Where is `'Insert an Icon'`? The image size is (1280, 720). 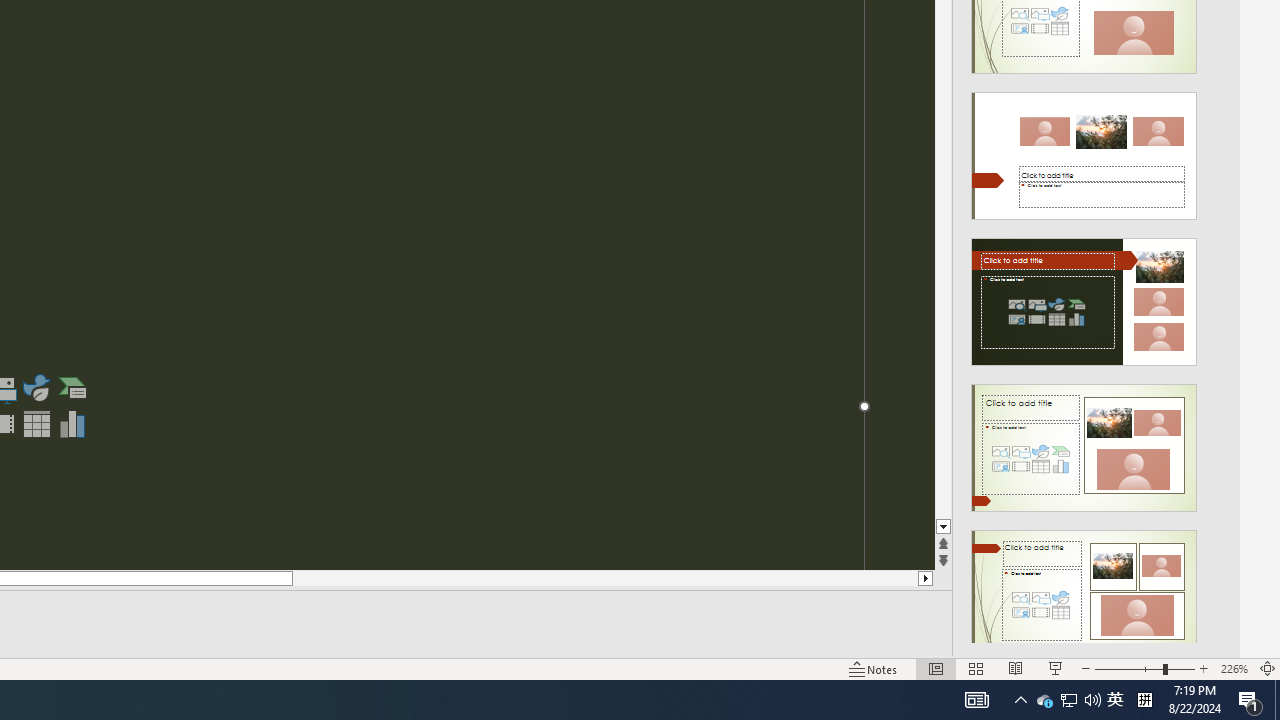 'Insert an Icon' is located at coordinates (36, 388).